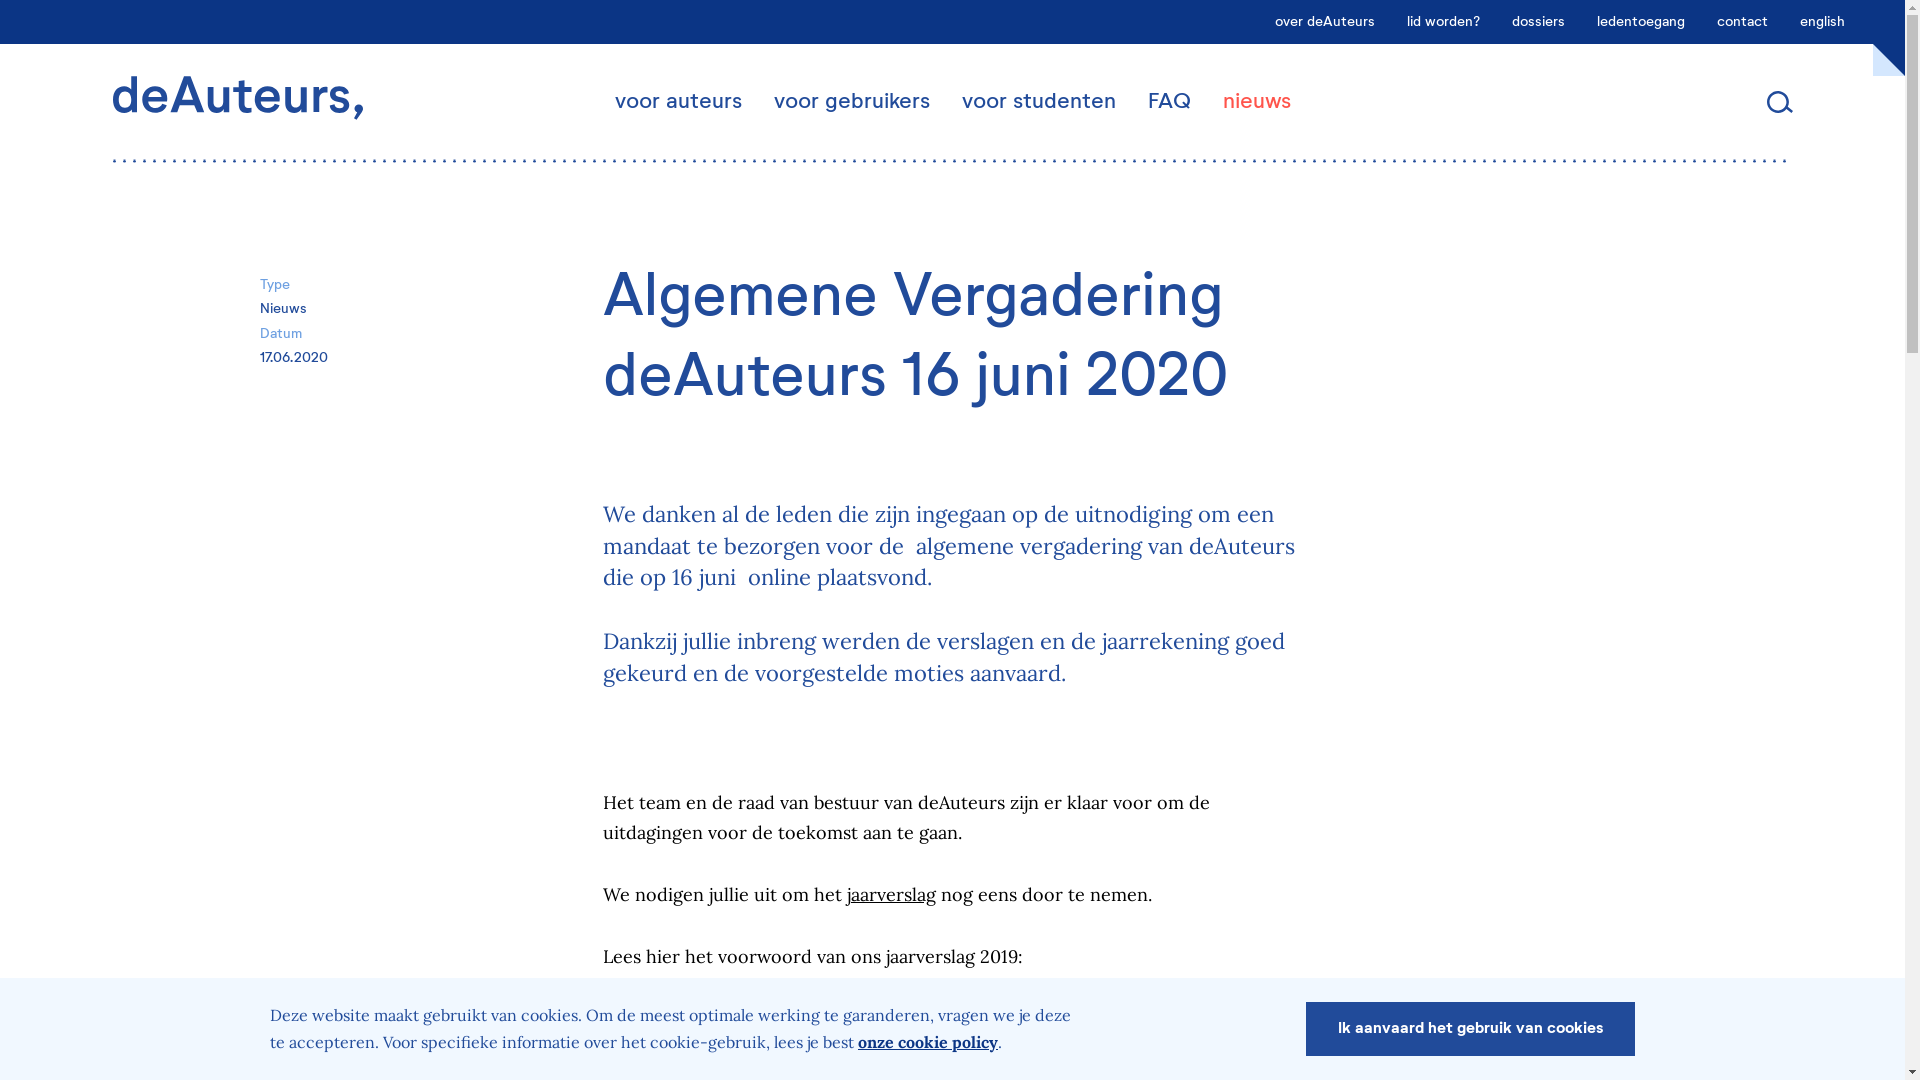 This screenshot has height=1080, width=1920. Describe the element at coordinates (1699, 22) in the screenshot. I see `'contact'` at that location.